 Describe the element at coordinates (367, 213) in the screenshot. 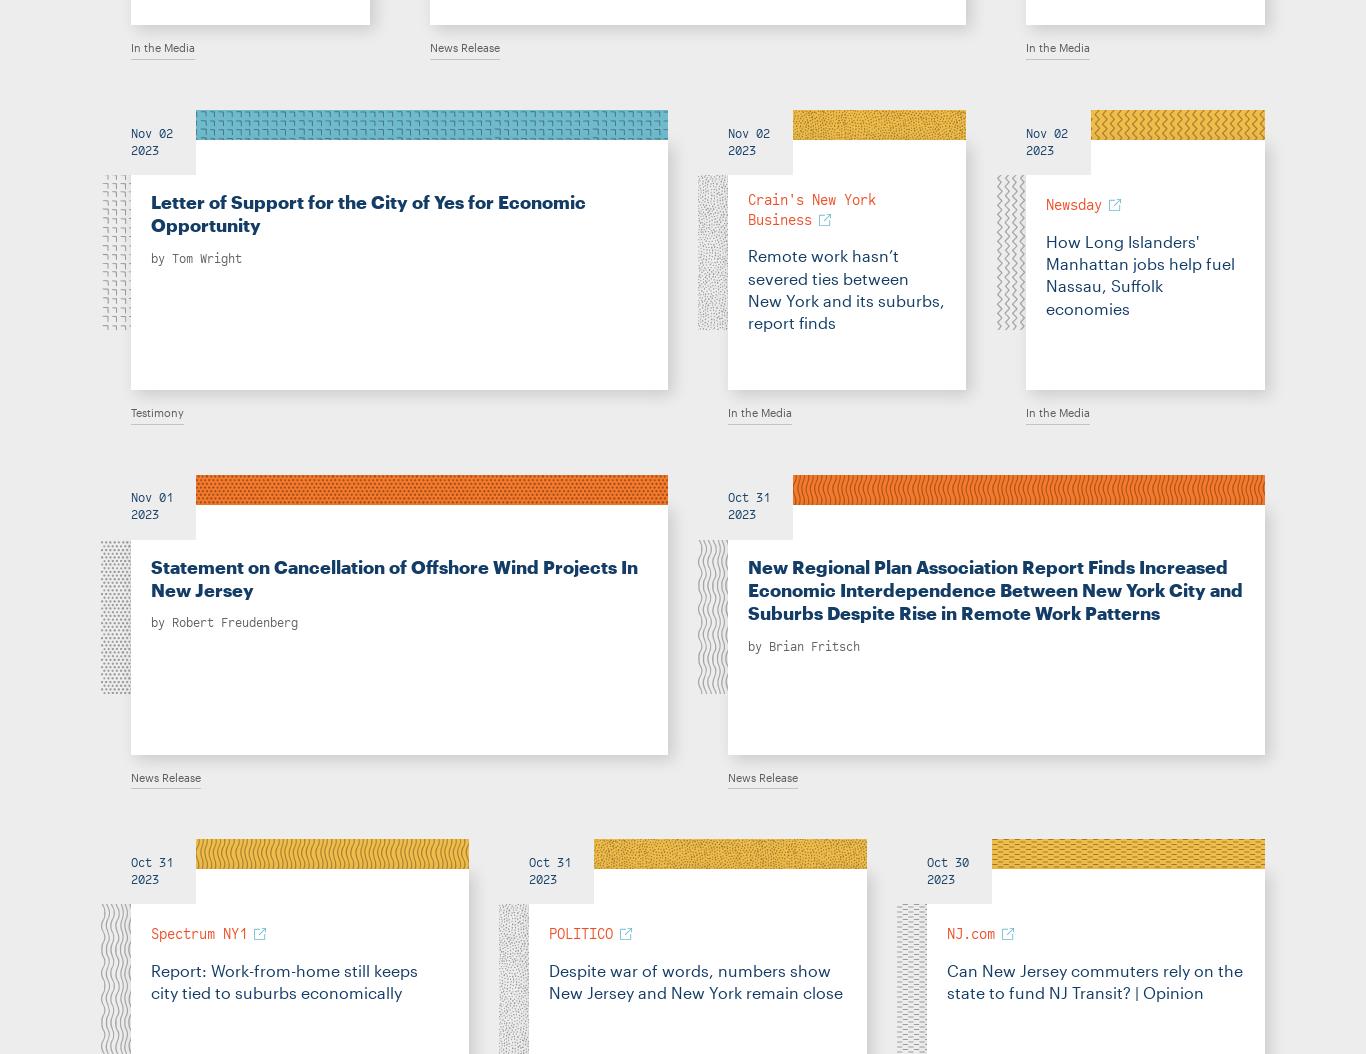

I see `'Letter of Support for the City of Yes for Economic Opportunity'` at that location.